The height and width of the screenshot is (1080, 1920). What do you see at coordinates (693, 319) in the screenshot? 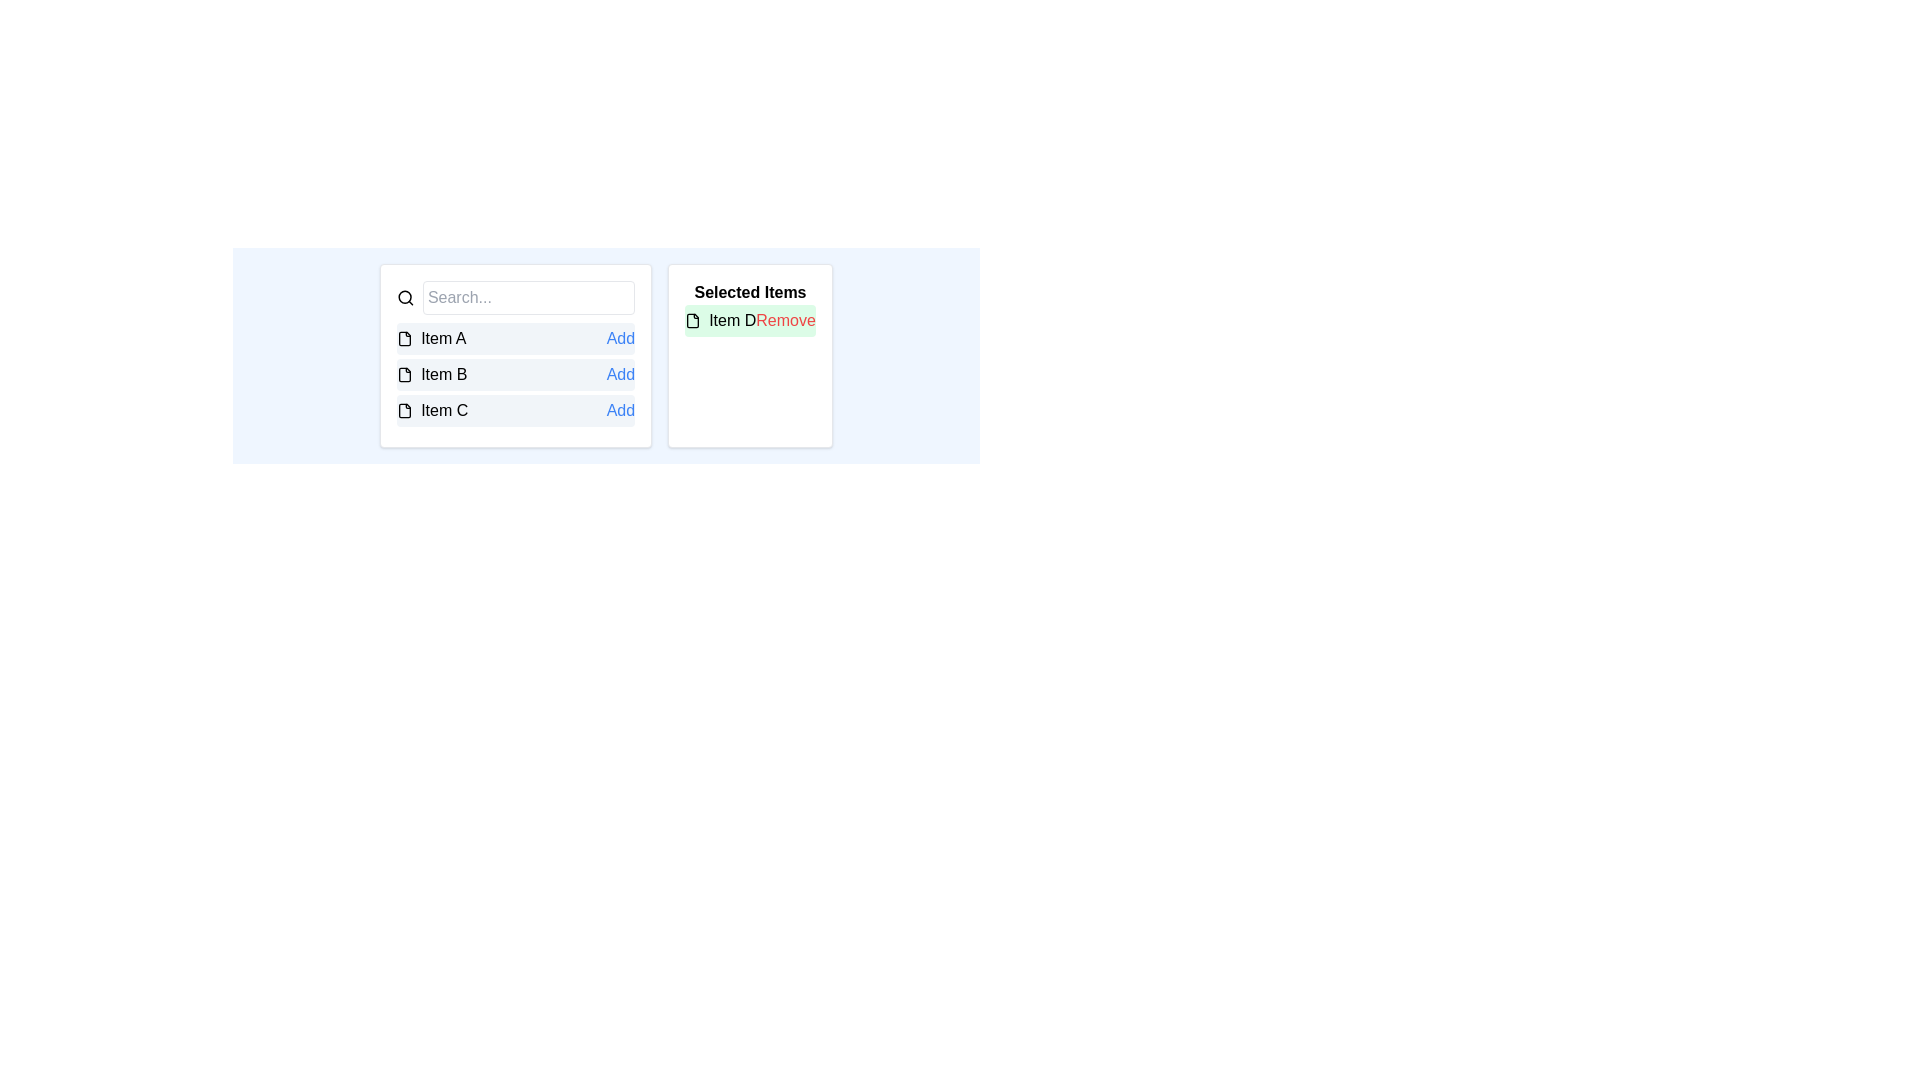
I see `the document icon located to the left of the text 'Item D' in the 'Selected Items' section` at bounding box center [693, 319].